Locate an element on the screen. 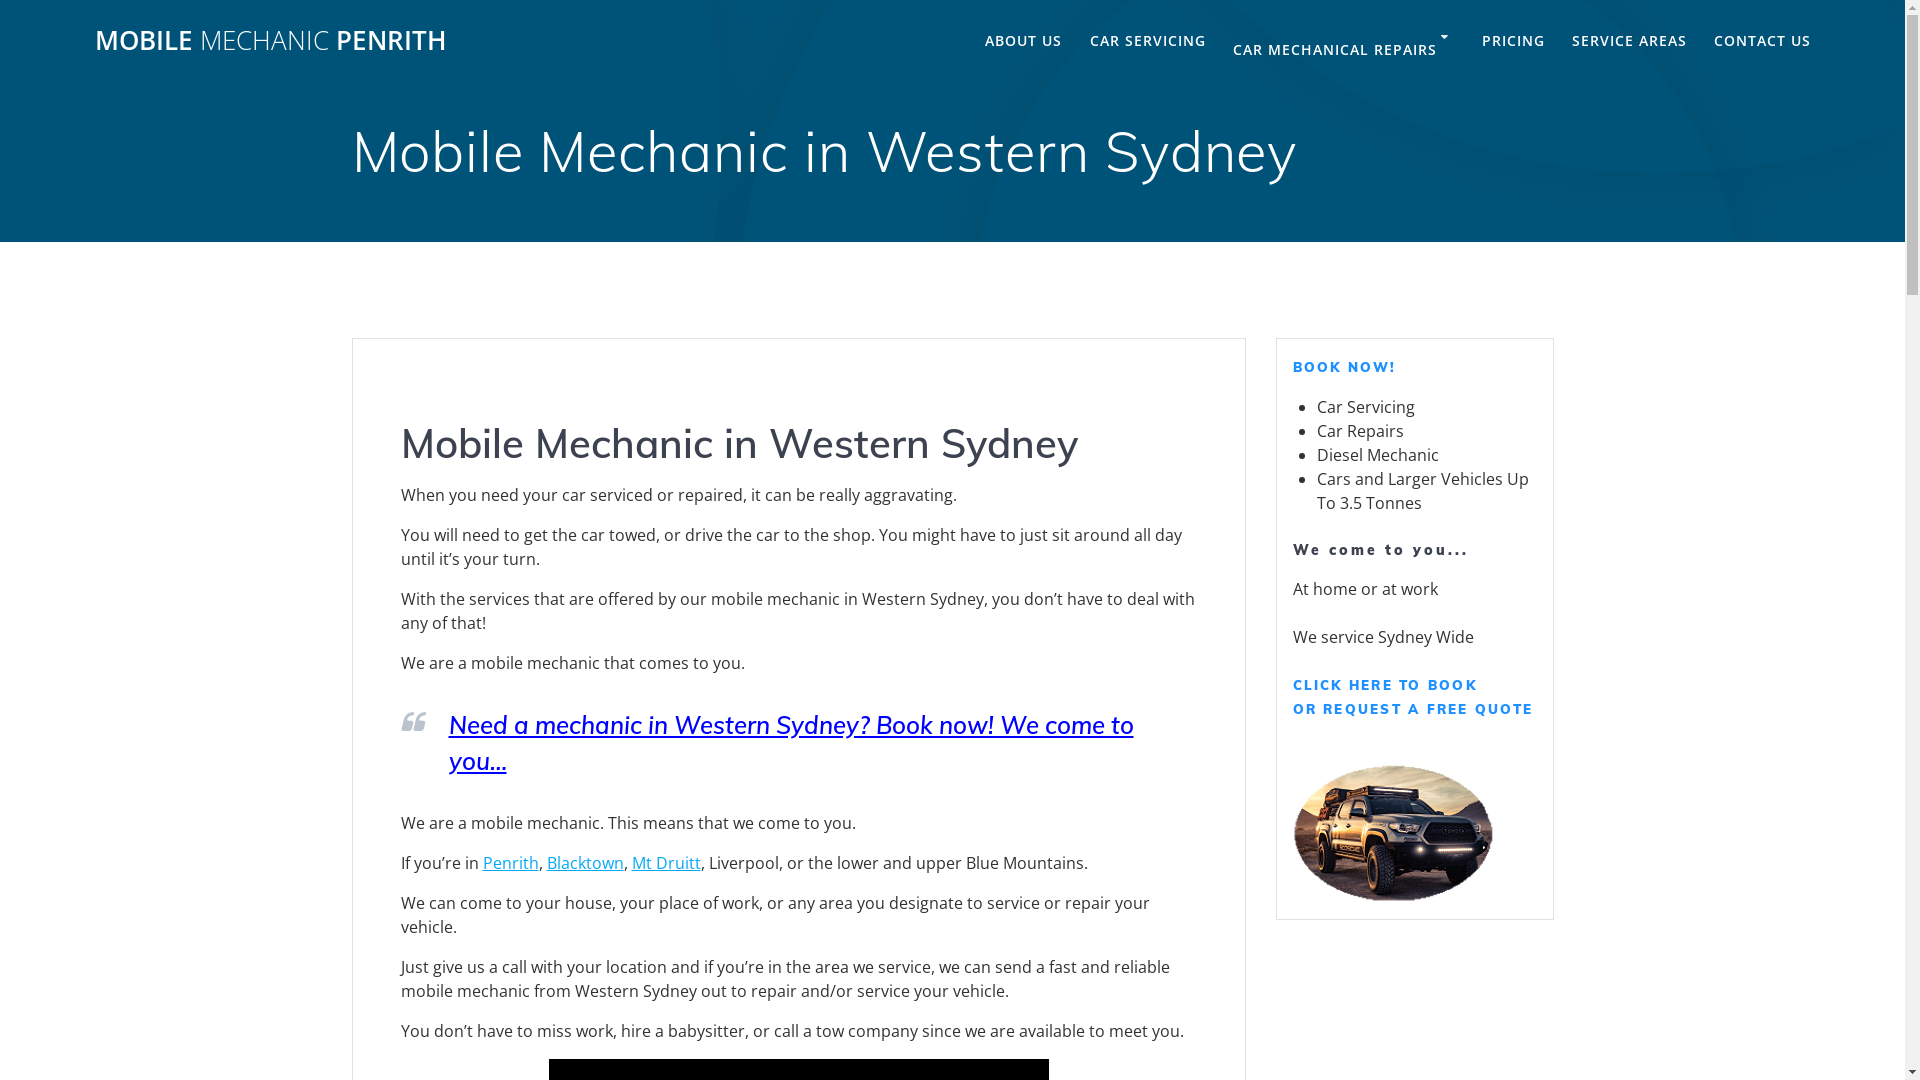 The width and height of the screenshot is (1920, 1080). 'Penrith' is located at coordinates (509, 862).